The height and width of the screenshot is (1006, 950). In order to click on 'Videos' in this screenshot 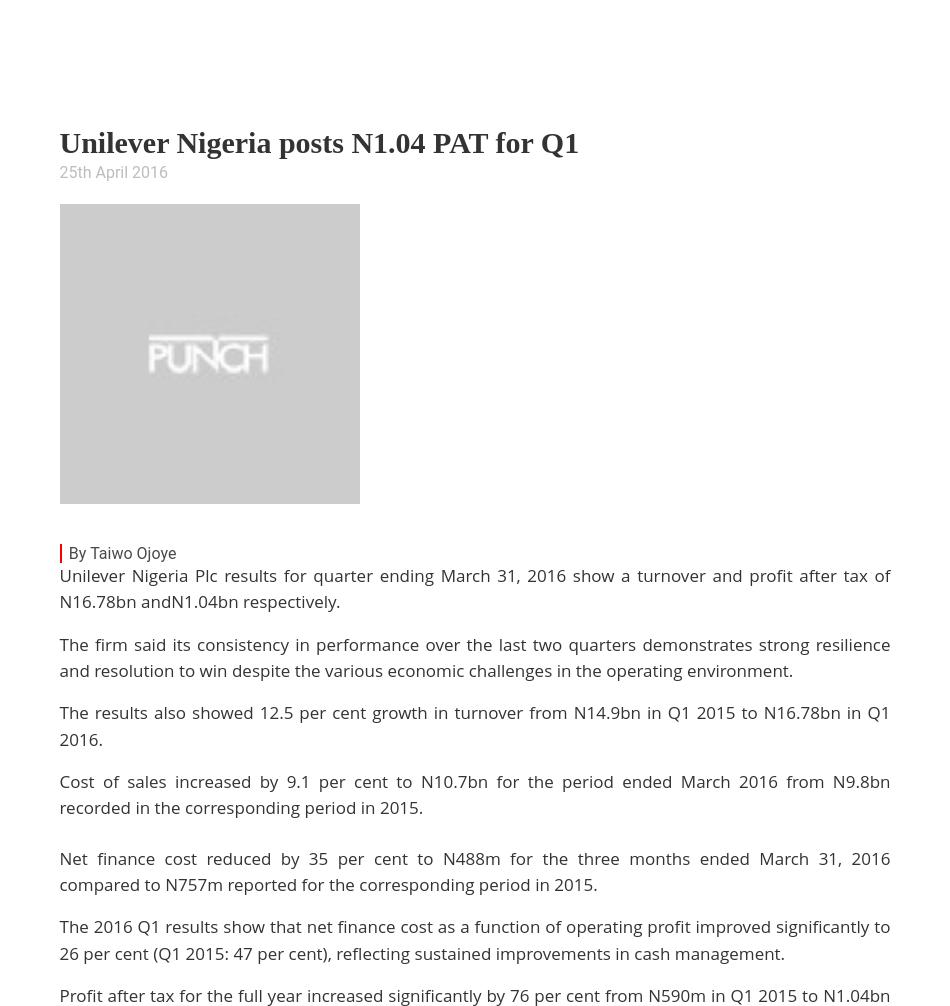, I will do `click(447, 90)`.